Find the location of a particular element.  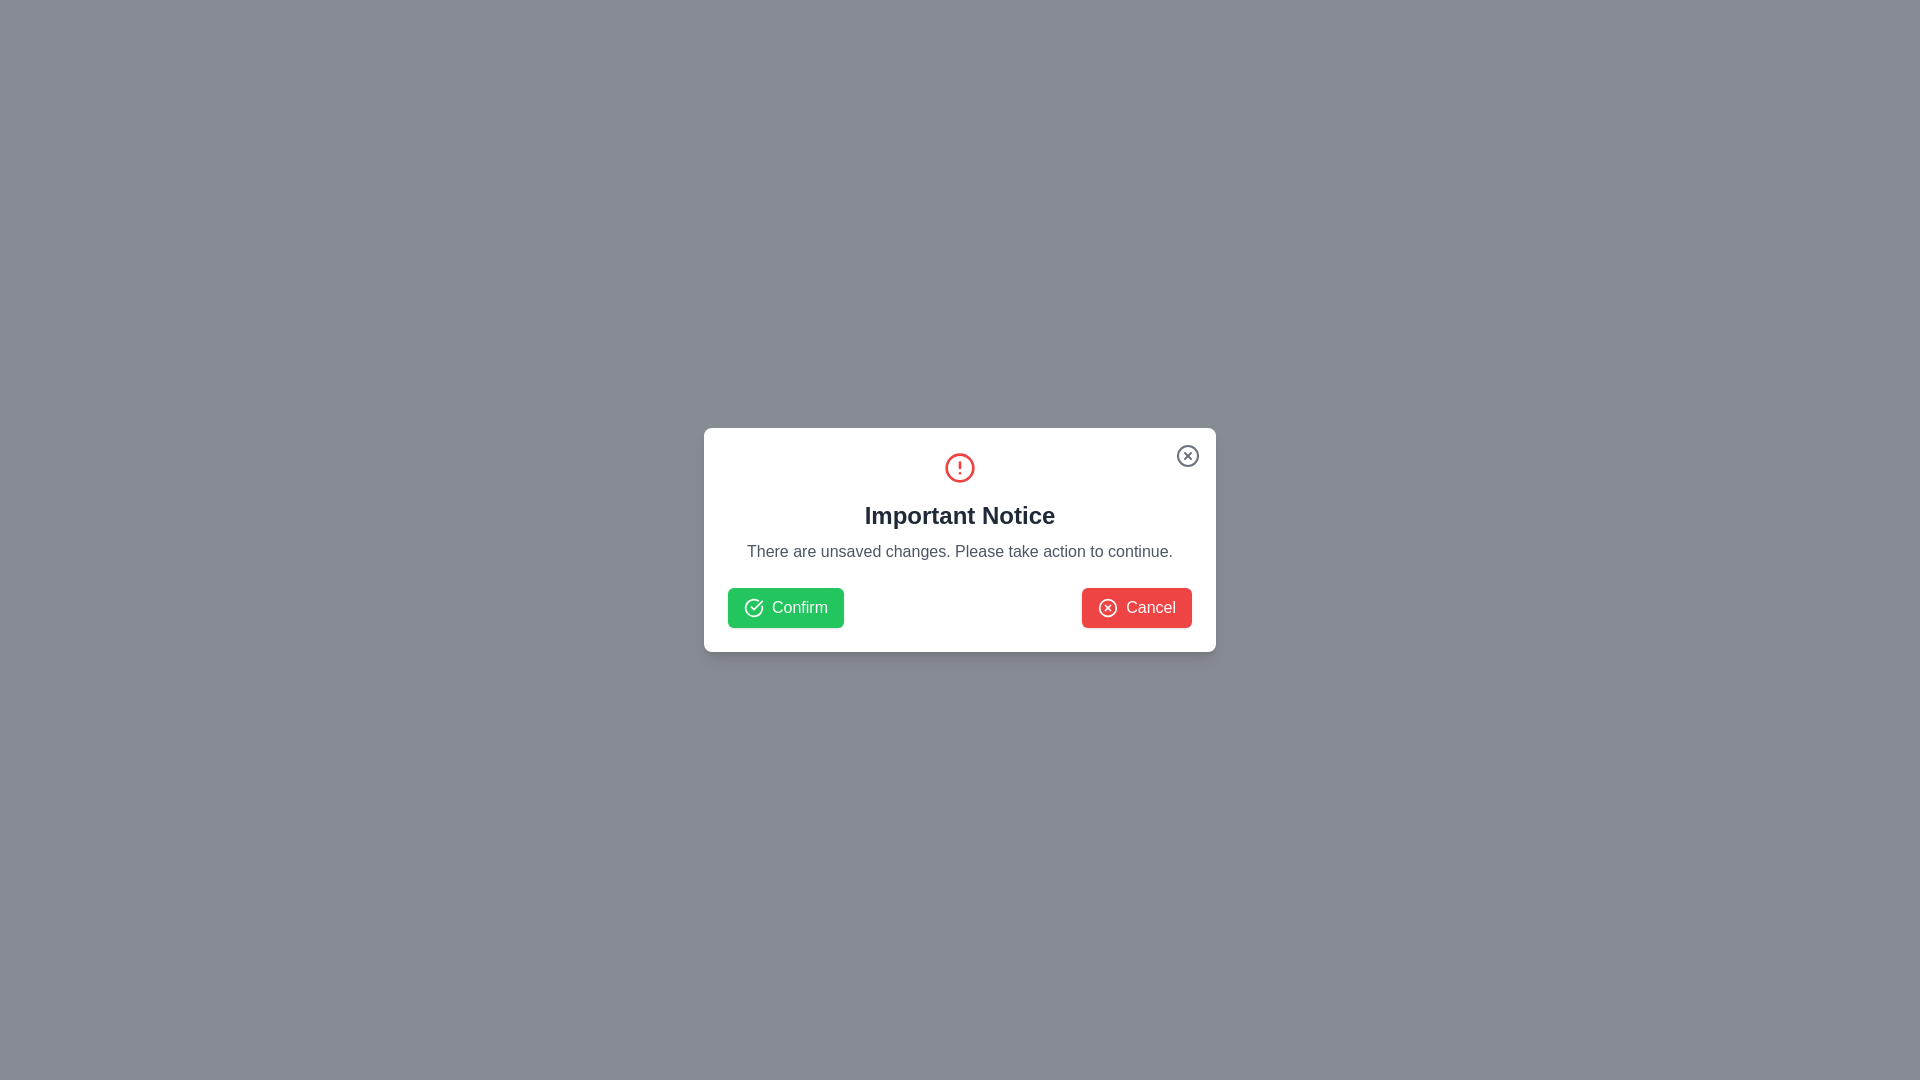

the circular green icon with a checkmark inside, positioned to the left of the 'Confirm' text within the green button at the bottom-left of the modal dialog box is located at coordinates (752, 607).